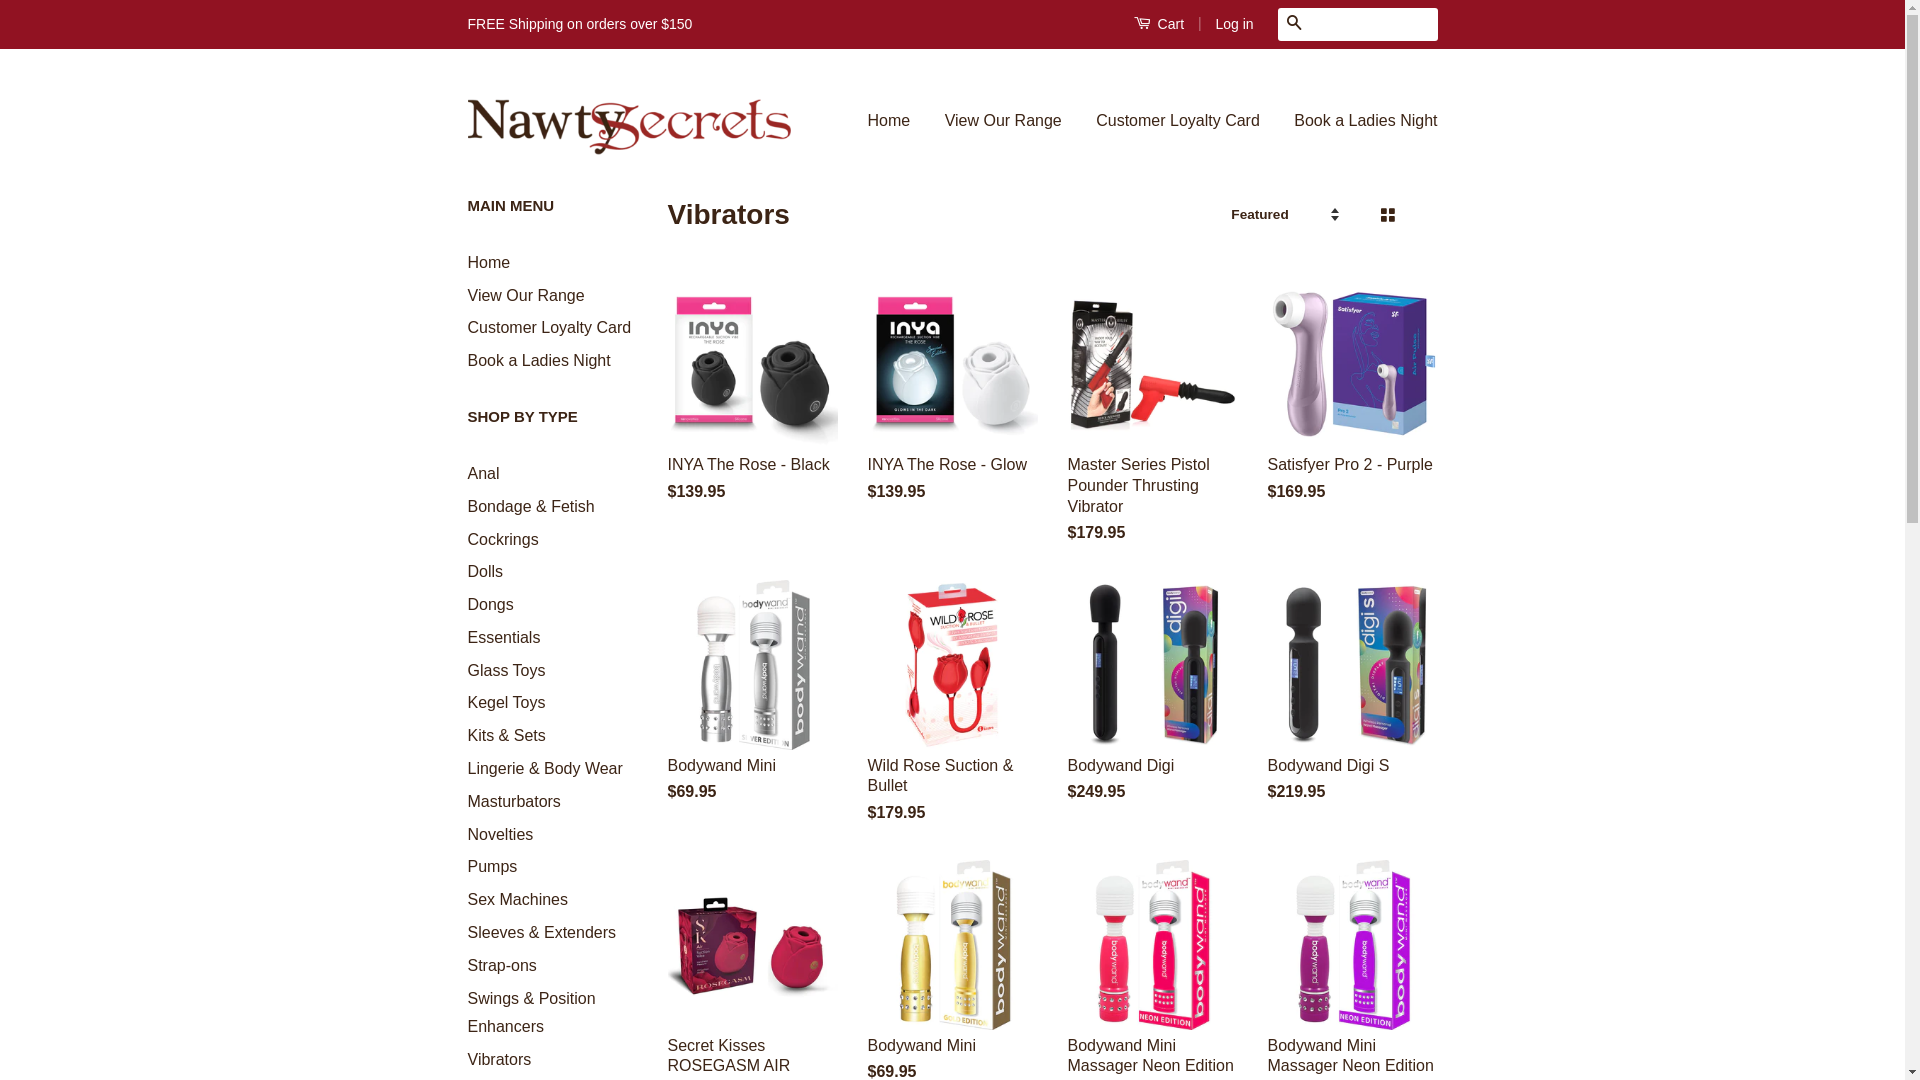  I want to click on 'Wild Rose Suction & Bullet, so click(868, 720).